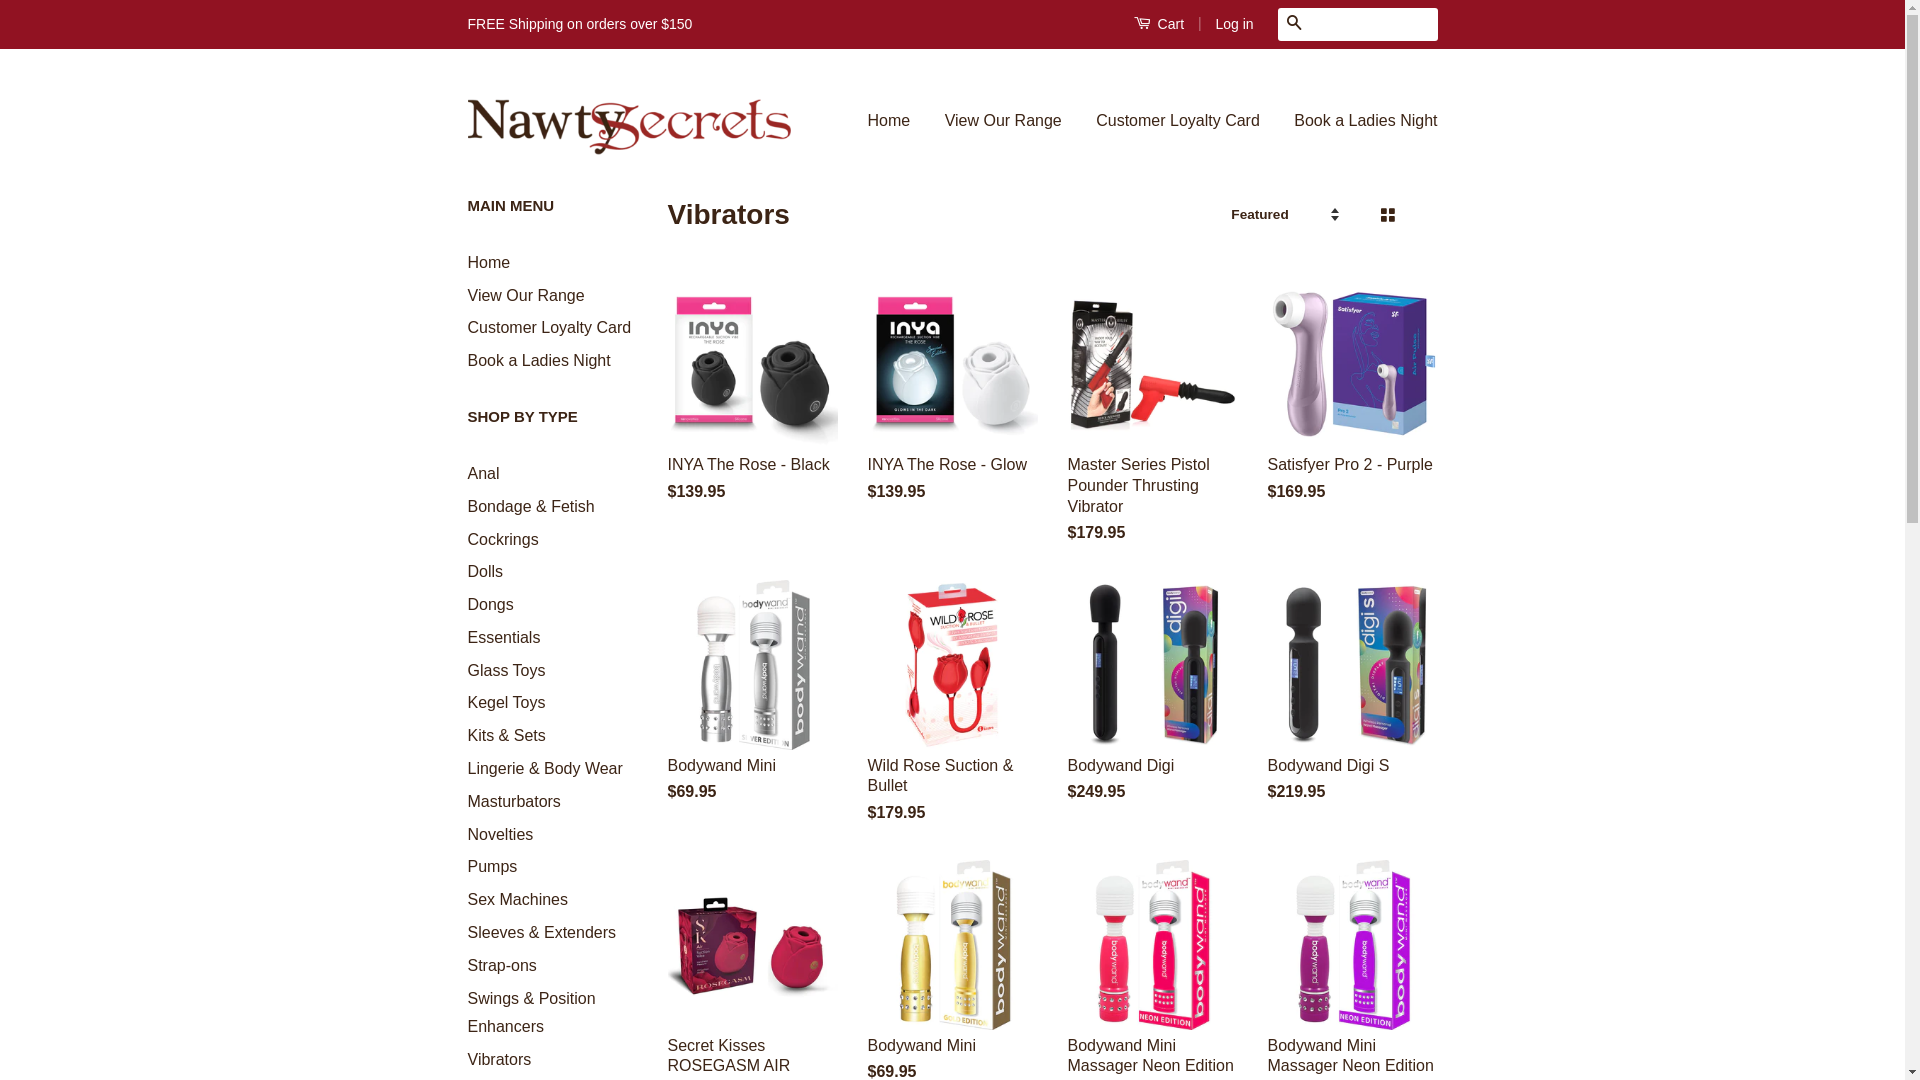  I want to click on 'Wild Rose Suction & Bullet, so click(868, 720).